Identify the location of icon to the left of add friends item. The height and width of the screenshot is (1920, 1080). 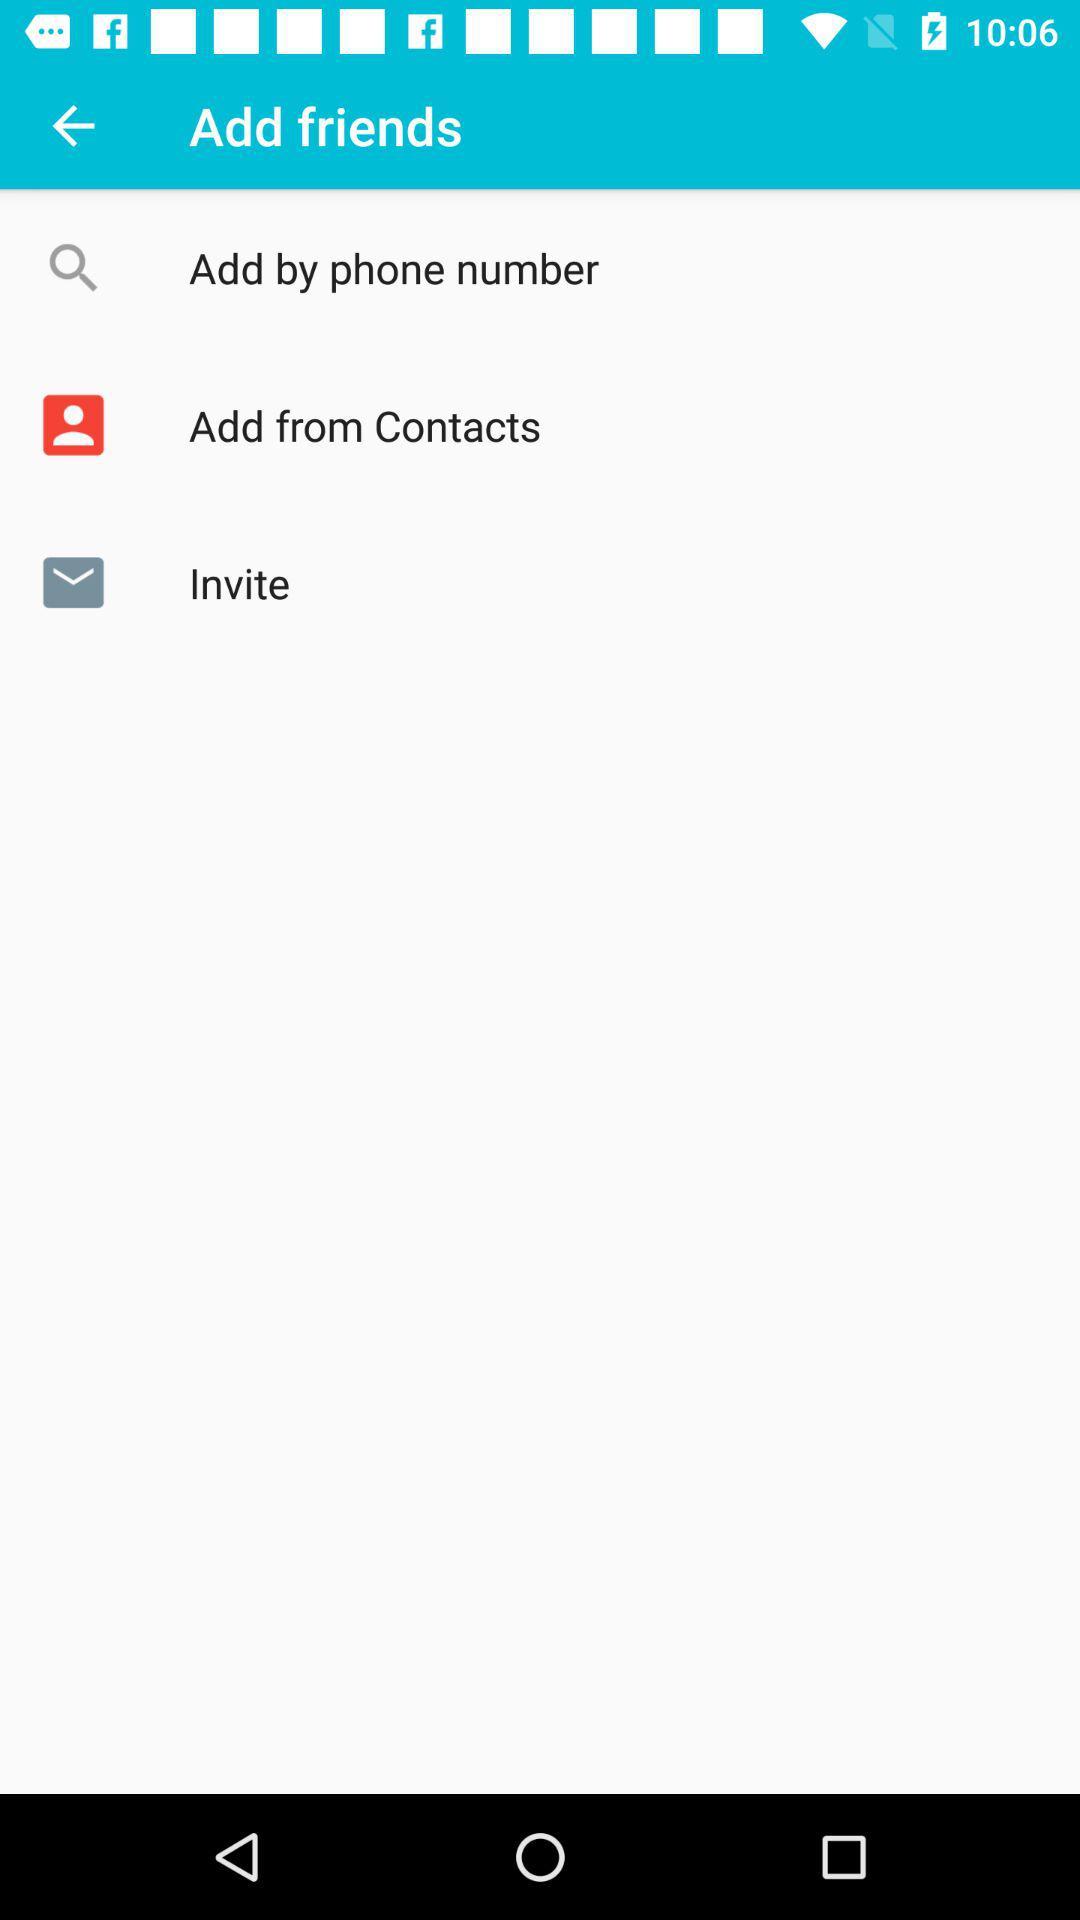
(72, 124).